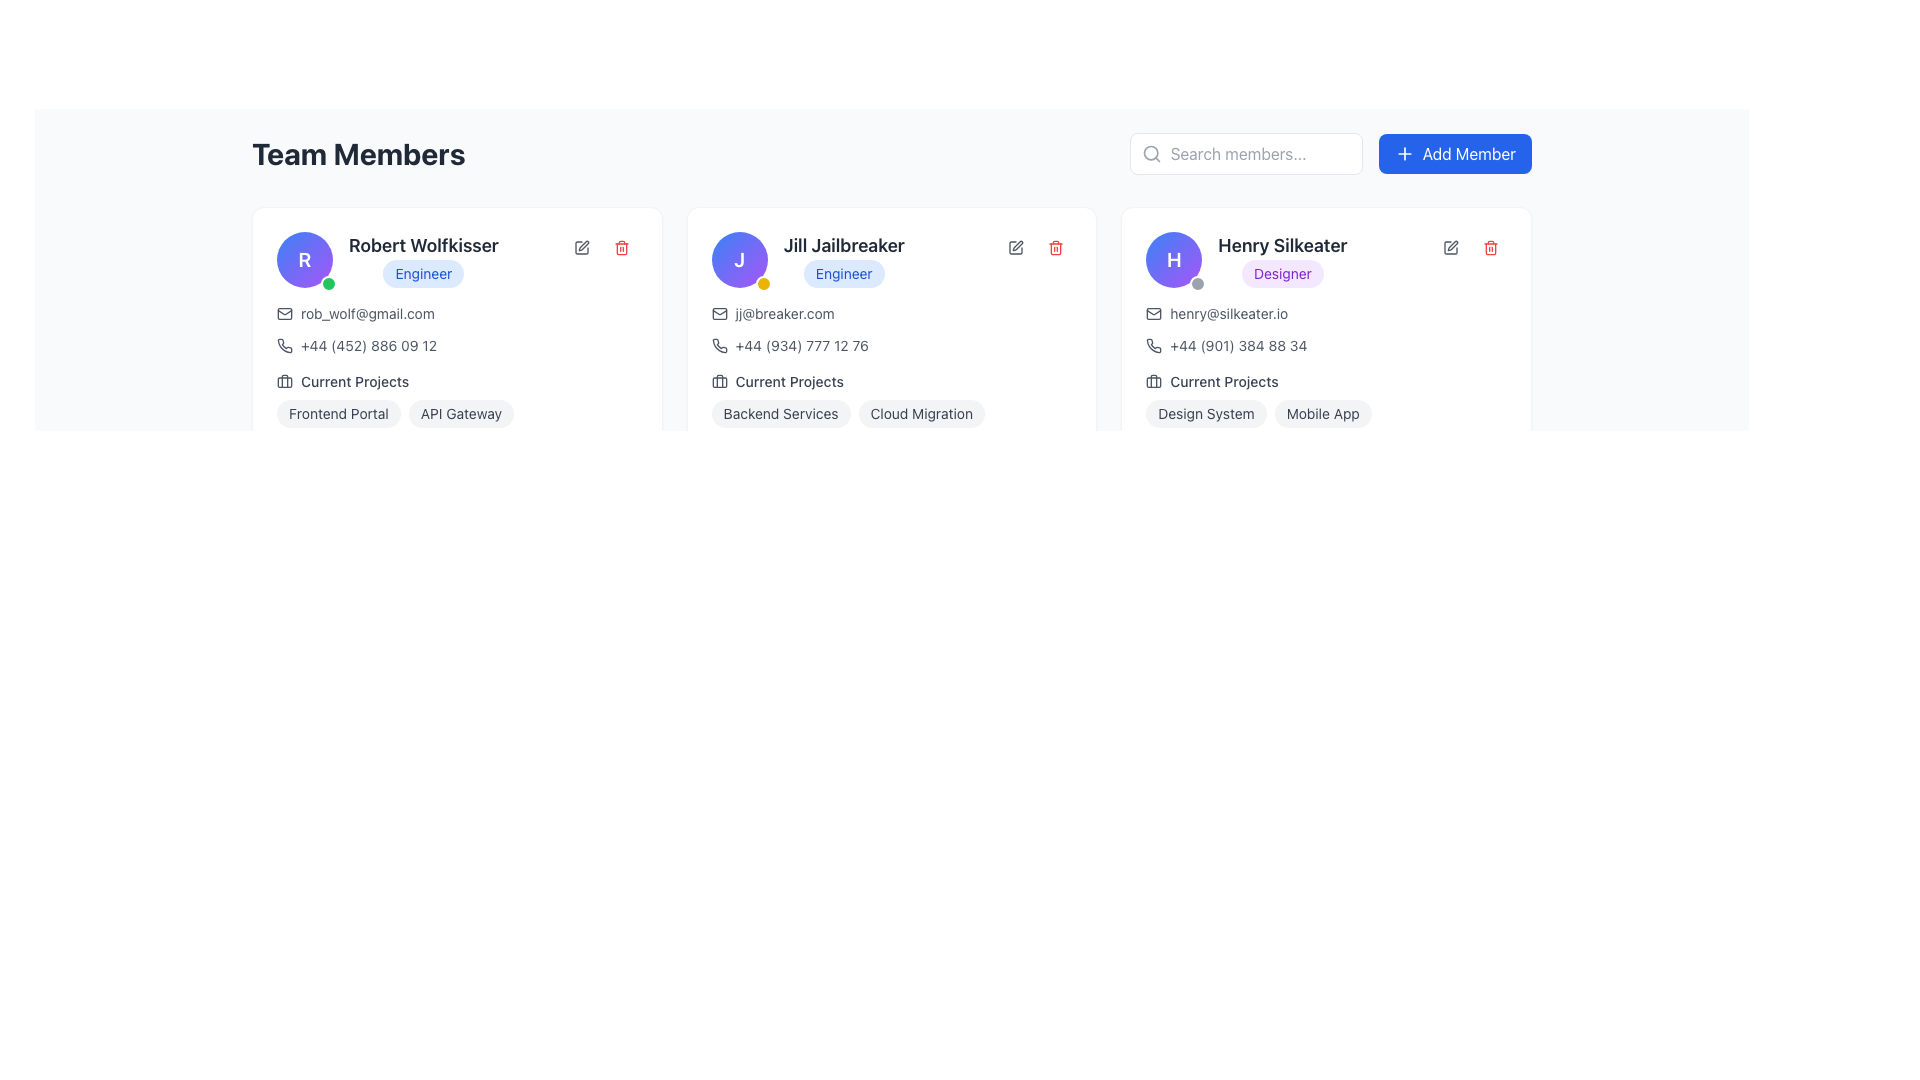 This screenshot has height=1080, width=1920. What do you see at coordinates (920, 412) in the screenshot?
I see `the pill-shaped label with light gray background and 'Cloud Migration' text, located below 'Current Projects' and to the right of 'Backend Services'` at bounding box center [920, 412].